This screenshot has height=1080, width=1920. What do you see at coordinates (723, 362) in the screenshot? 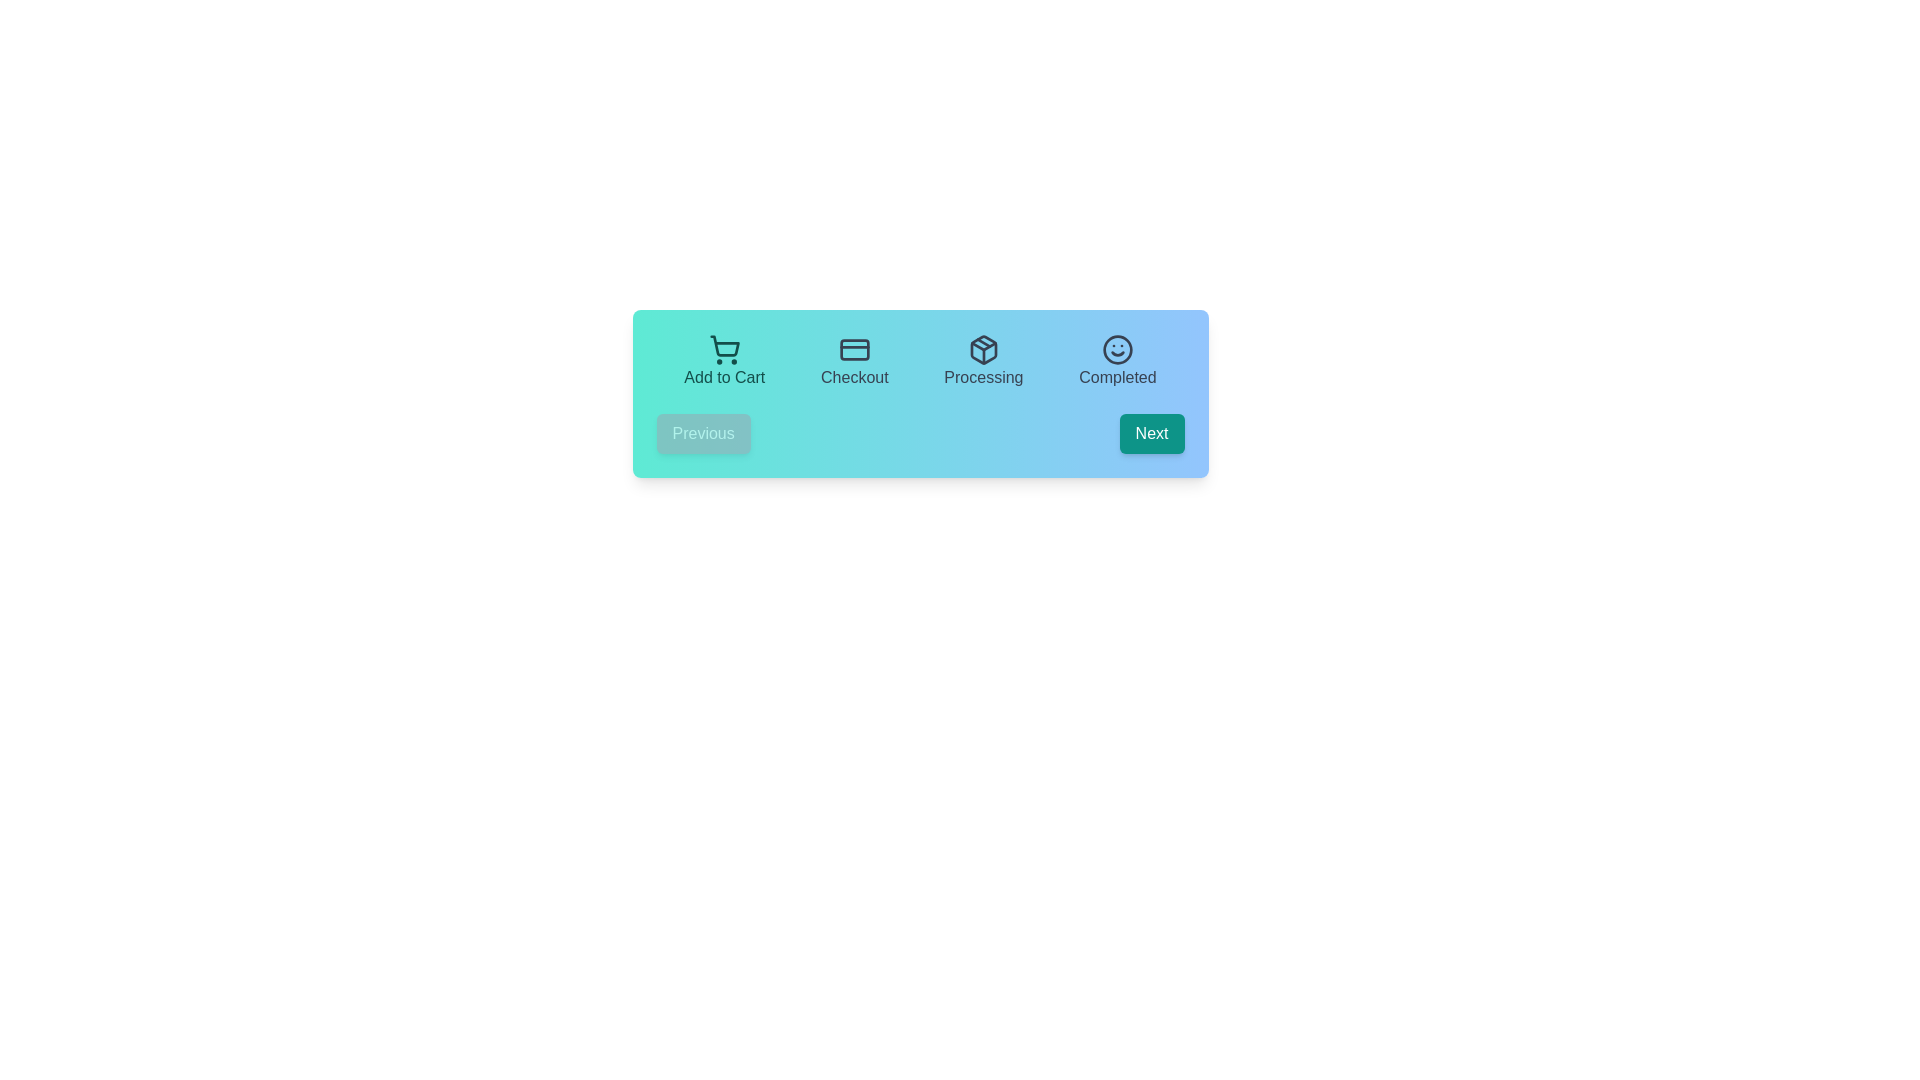
I see `the step labeled Add to Cart to focus on it` at bounding box center [723, 362].